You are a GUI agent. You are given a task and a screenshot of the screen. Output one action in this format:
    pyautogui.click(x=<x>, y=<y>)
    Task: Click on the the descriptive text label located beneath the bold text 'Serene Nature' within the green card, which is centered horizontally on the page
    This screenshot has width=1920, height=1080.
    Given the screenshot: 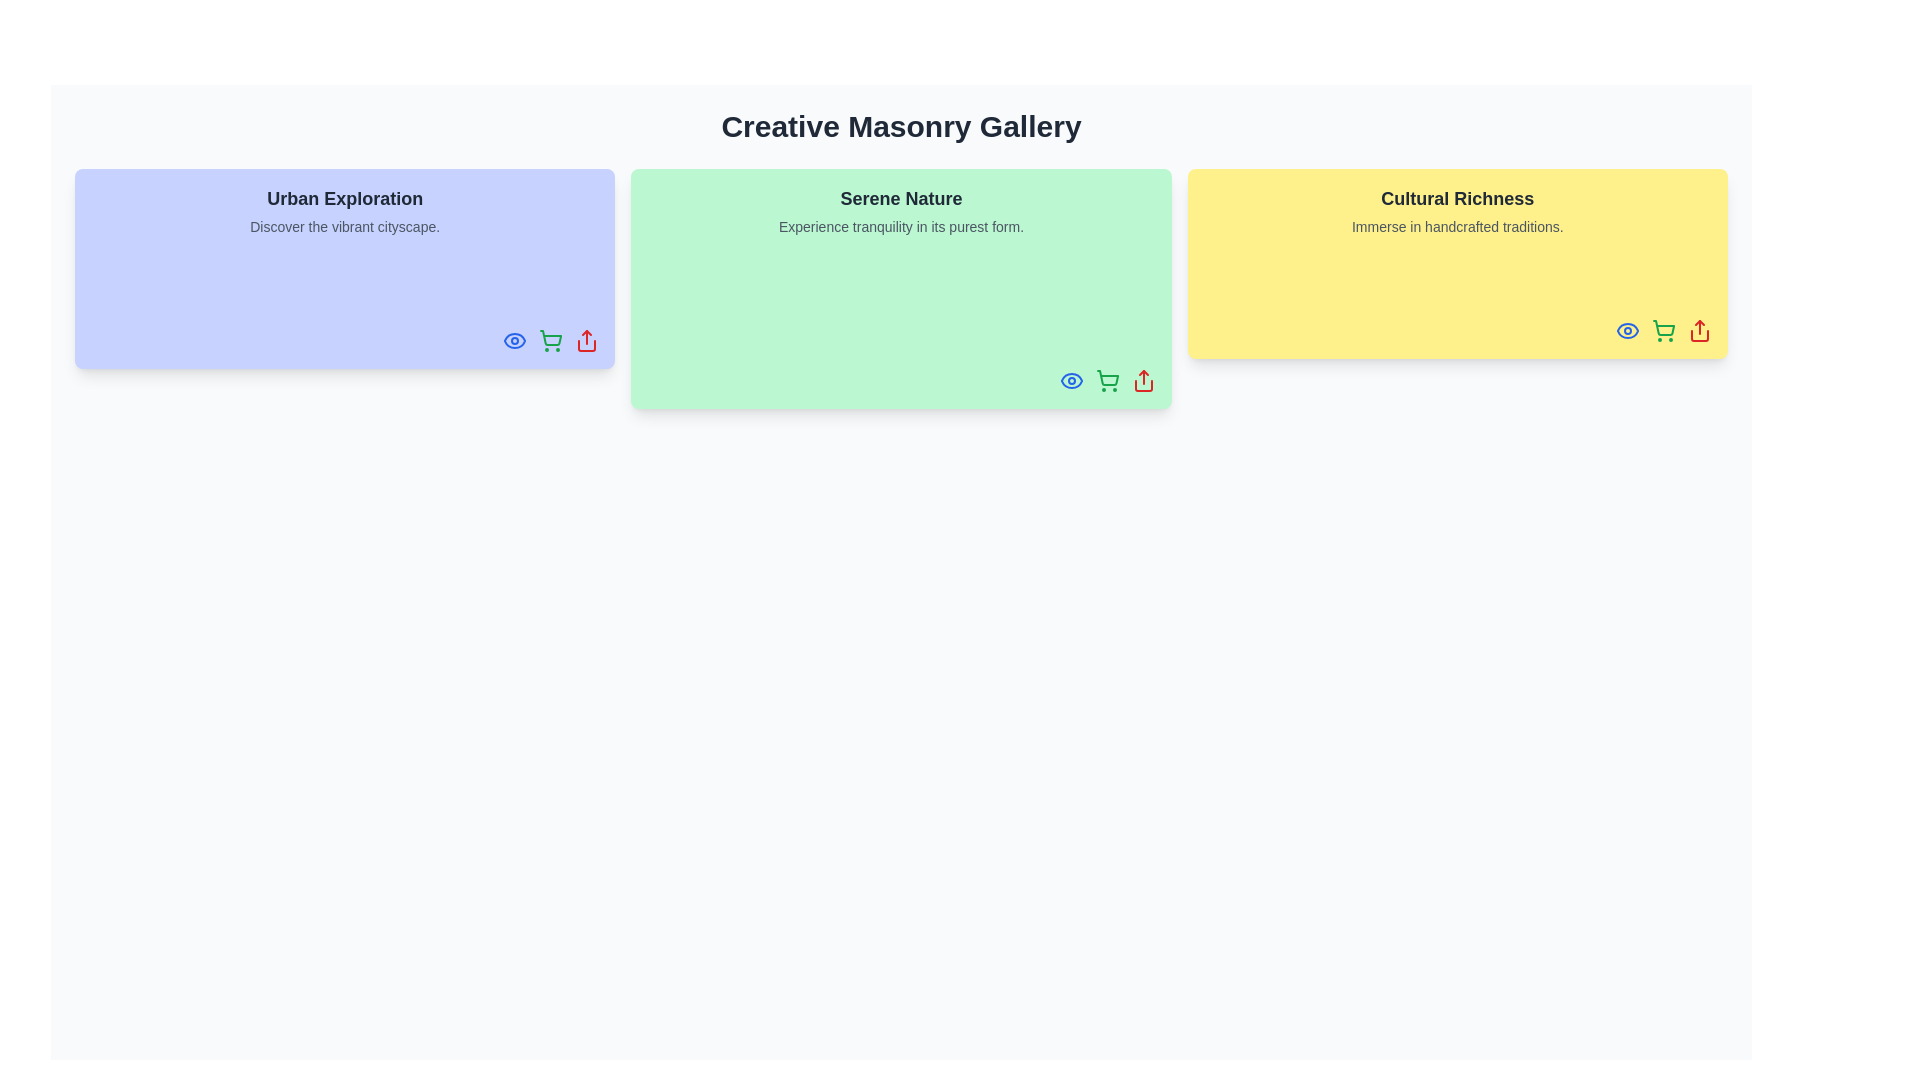 What is the action you would take?
    pyautogui.click(x=900, y=226)
    